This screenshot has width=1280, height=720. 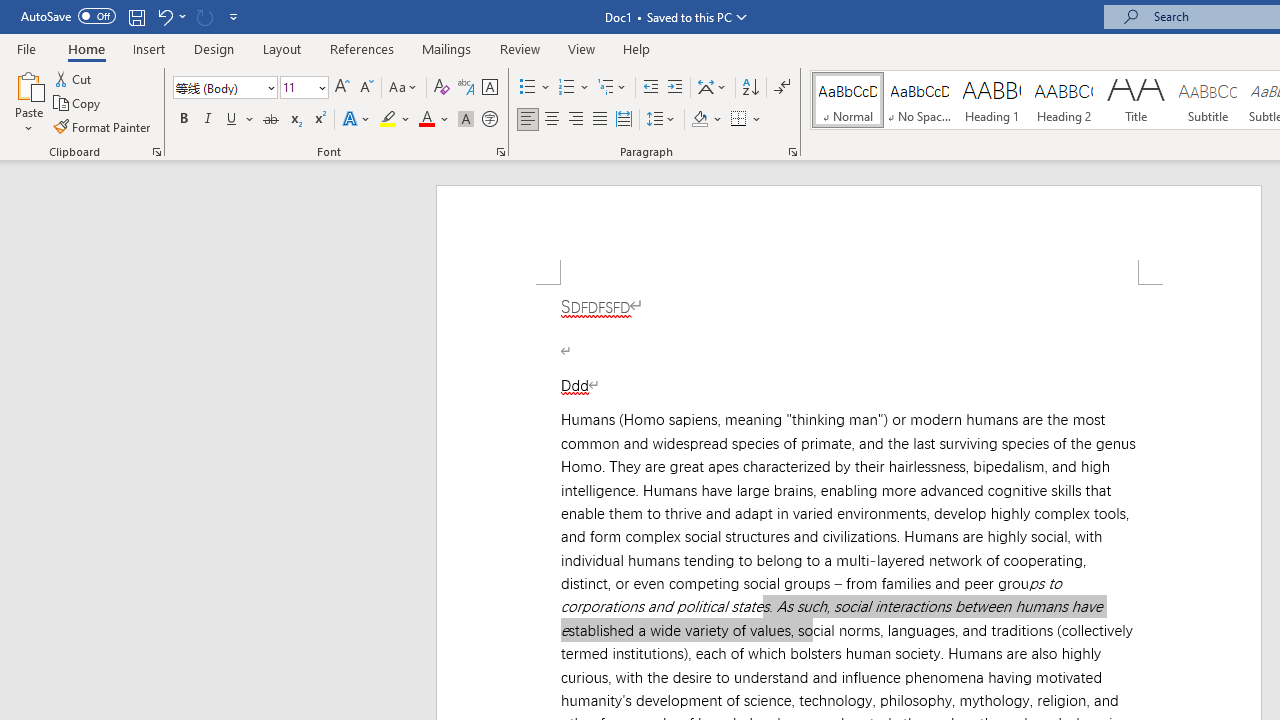 I want to click on 'System', so click(x=10, y=11).